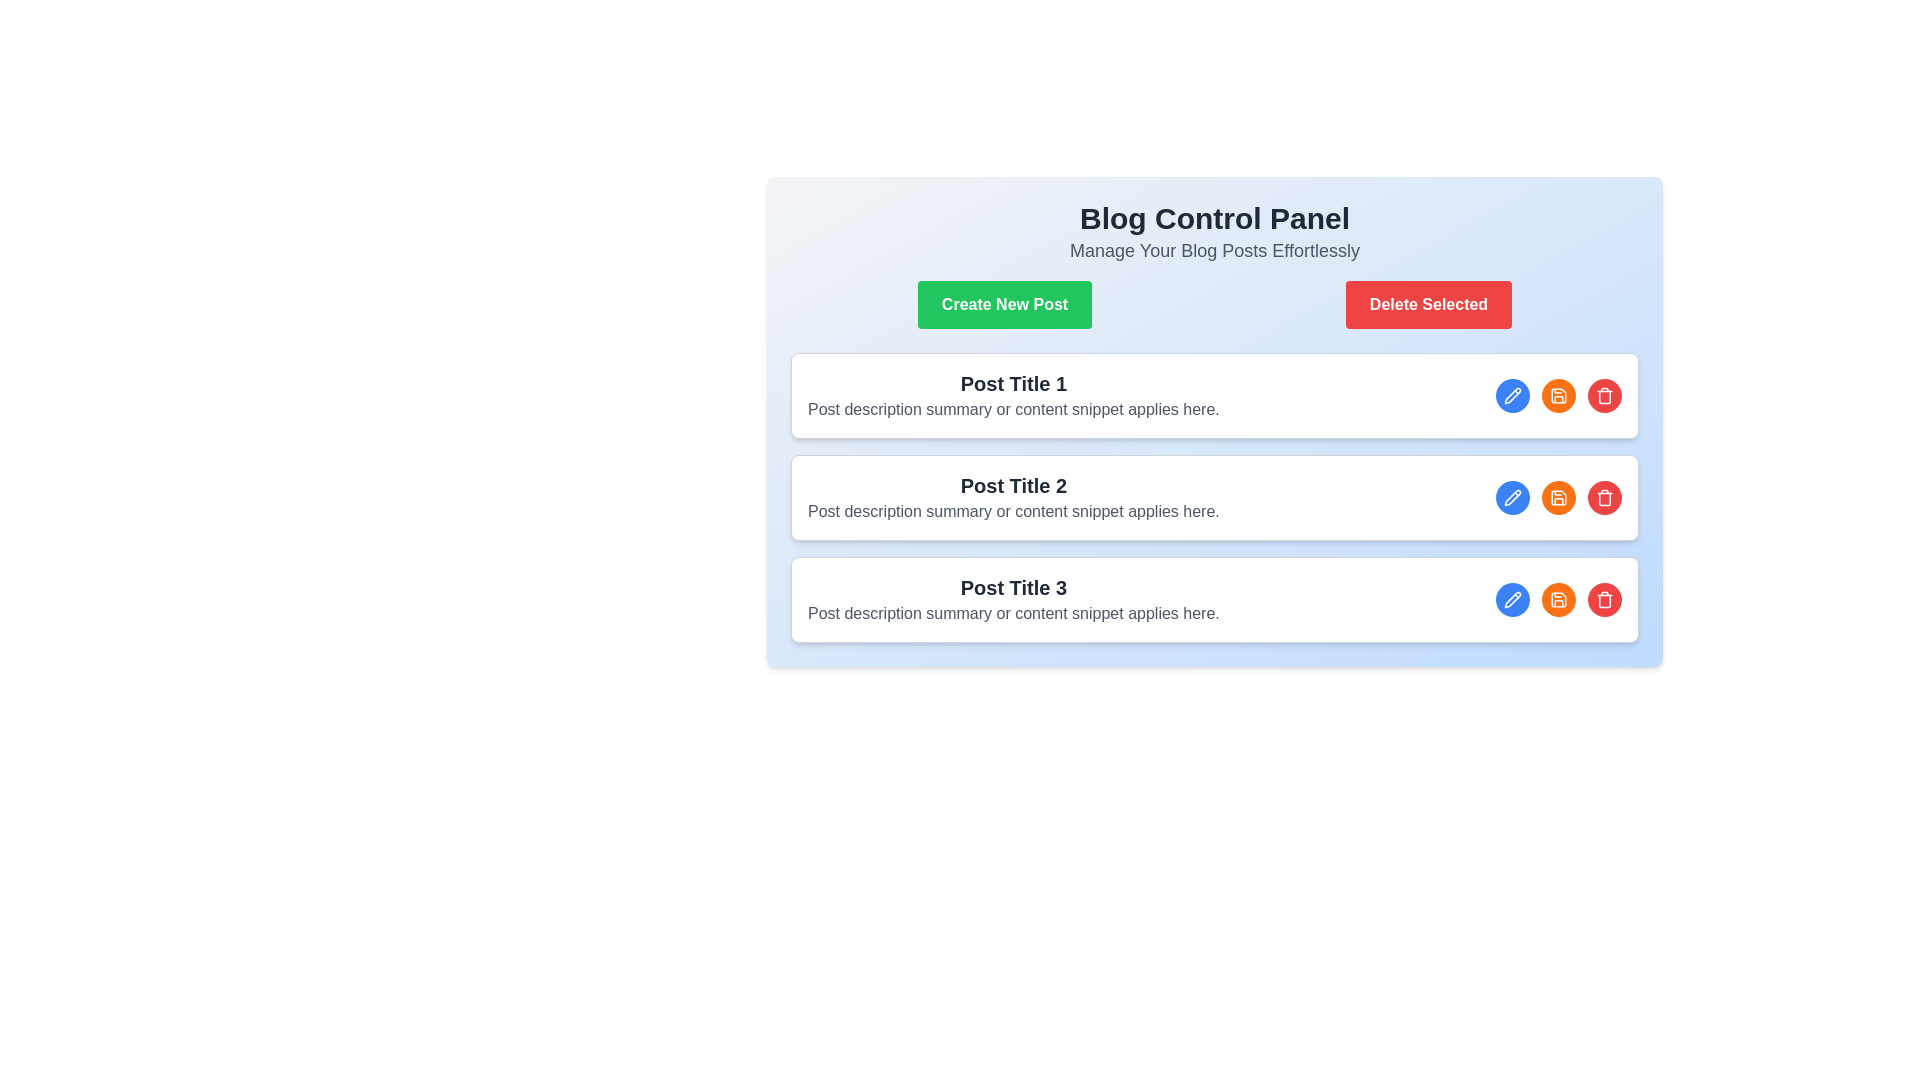  Describe the element at coordinates (1428, 304) in the screenshot. I see `the 'Delete Selected' button, which is a bright red button with bold white text, located at the top-right corner of the content area` at that location.